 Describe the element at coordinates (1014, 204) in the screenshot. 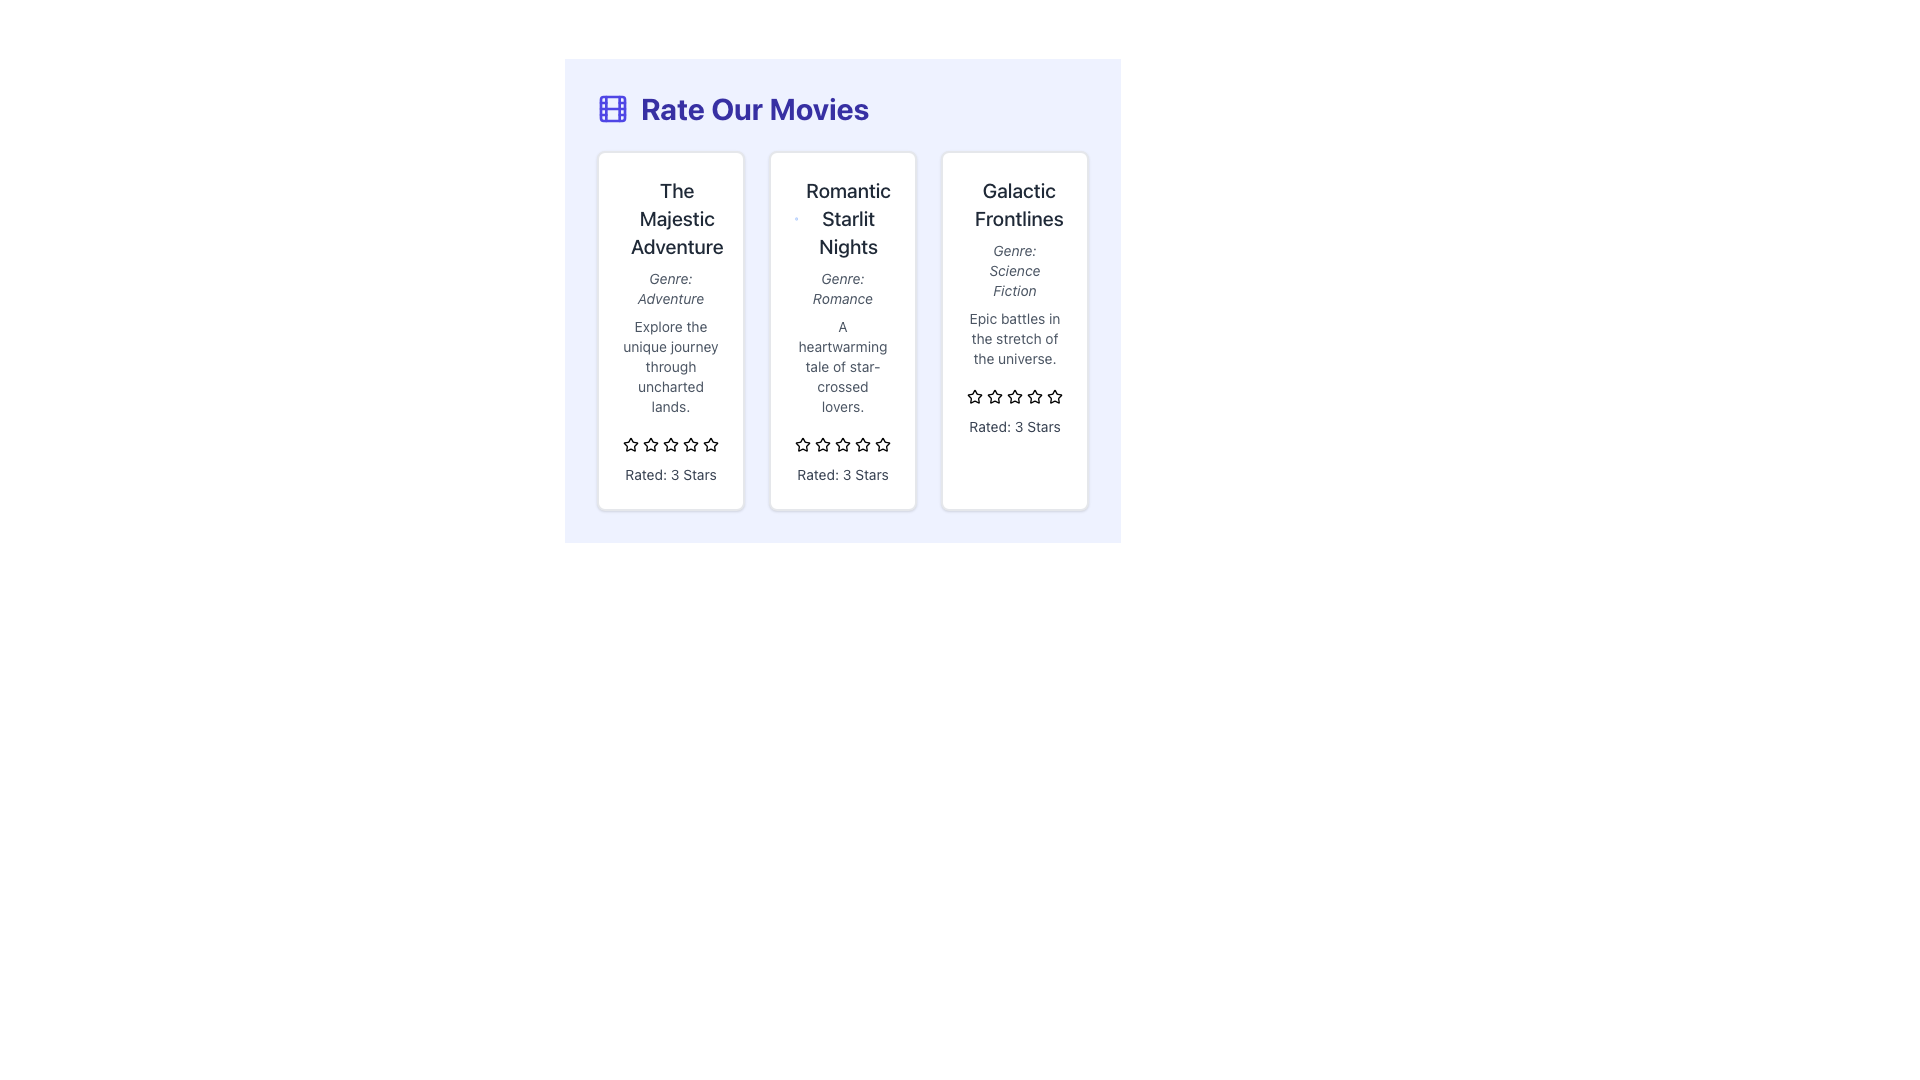

I see `the text label displaying the title 'Galactic Frontlines', which is located at the topmost area of the third card in the horizontally aligned card layout` at that location.